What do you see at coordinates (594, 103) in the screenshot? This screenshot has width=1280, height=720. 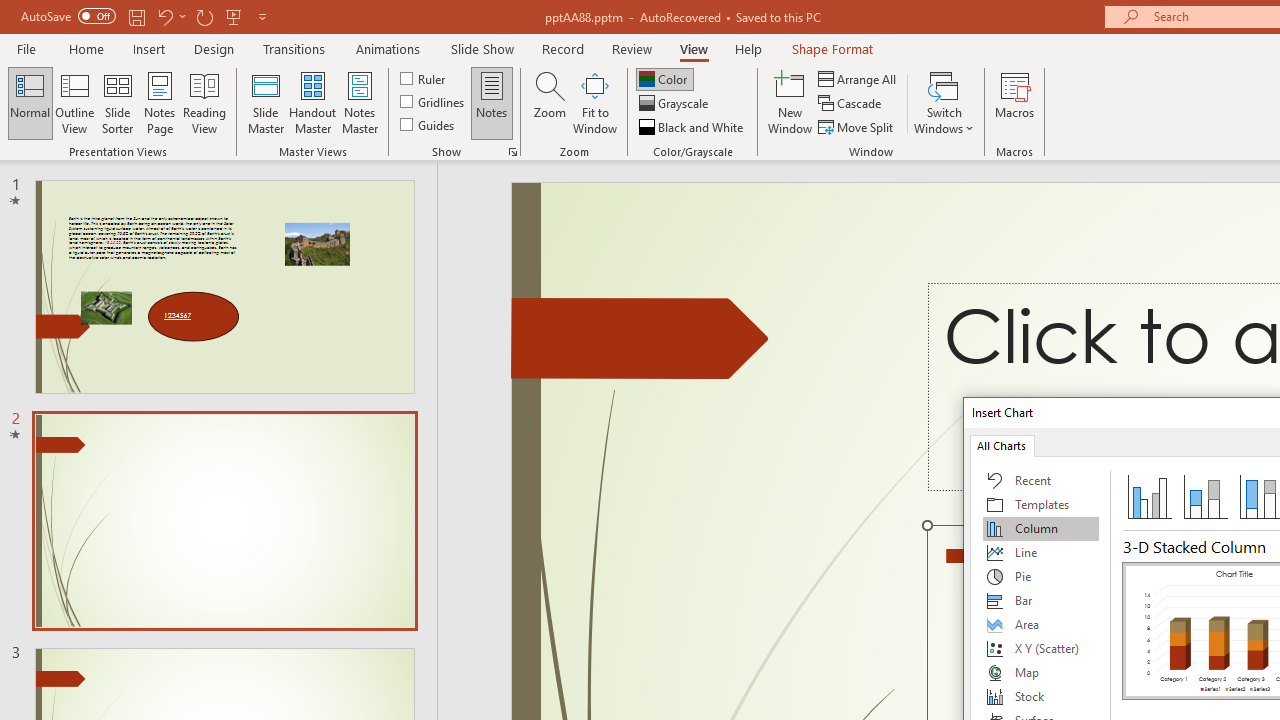 I see `'Fit to Window'` at bounding box center [594, 103].